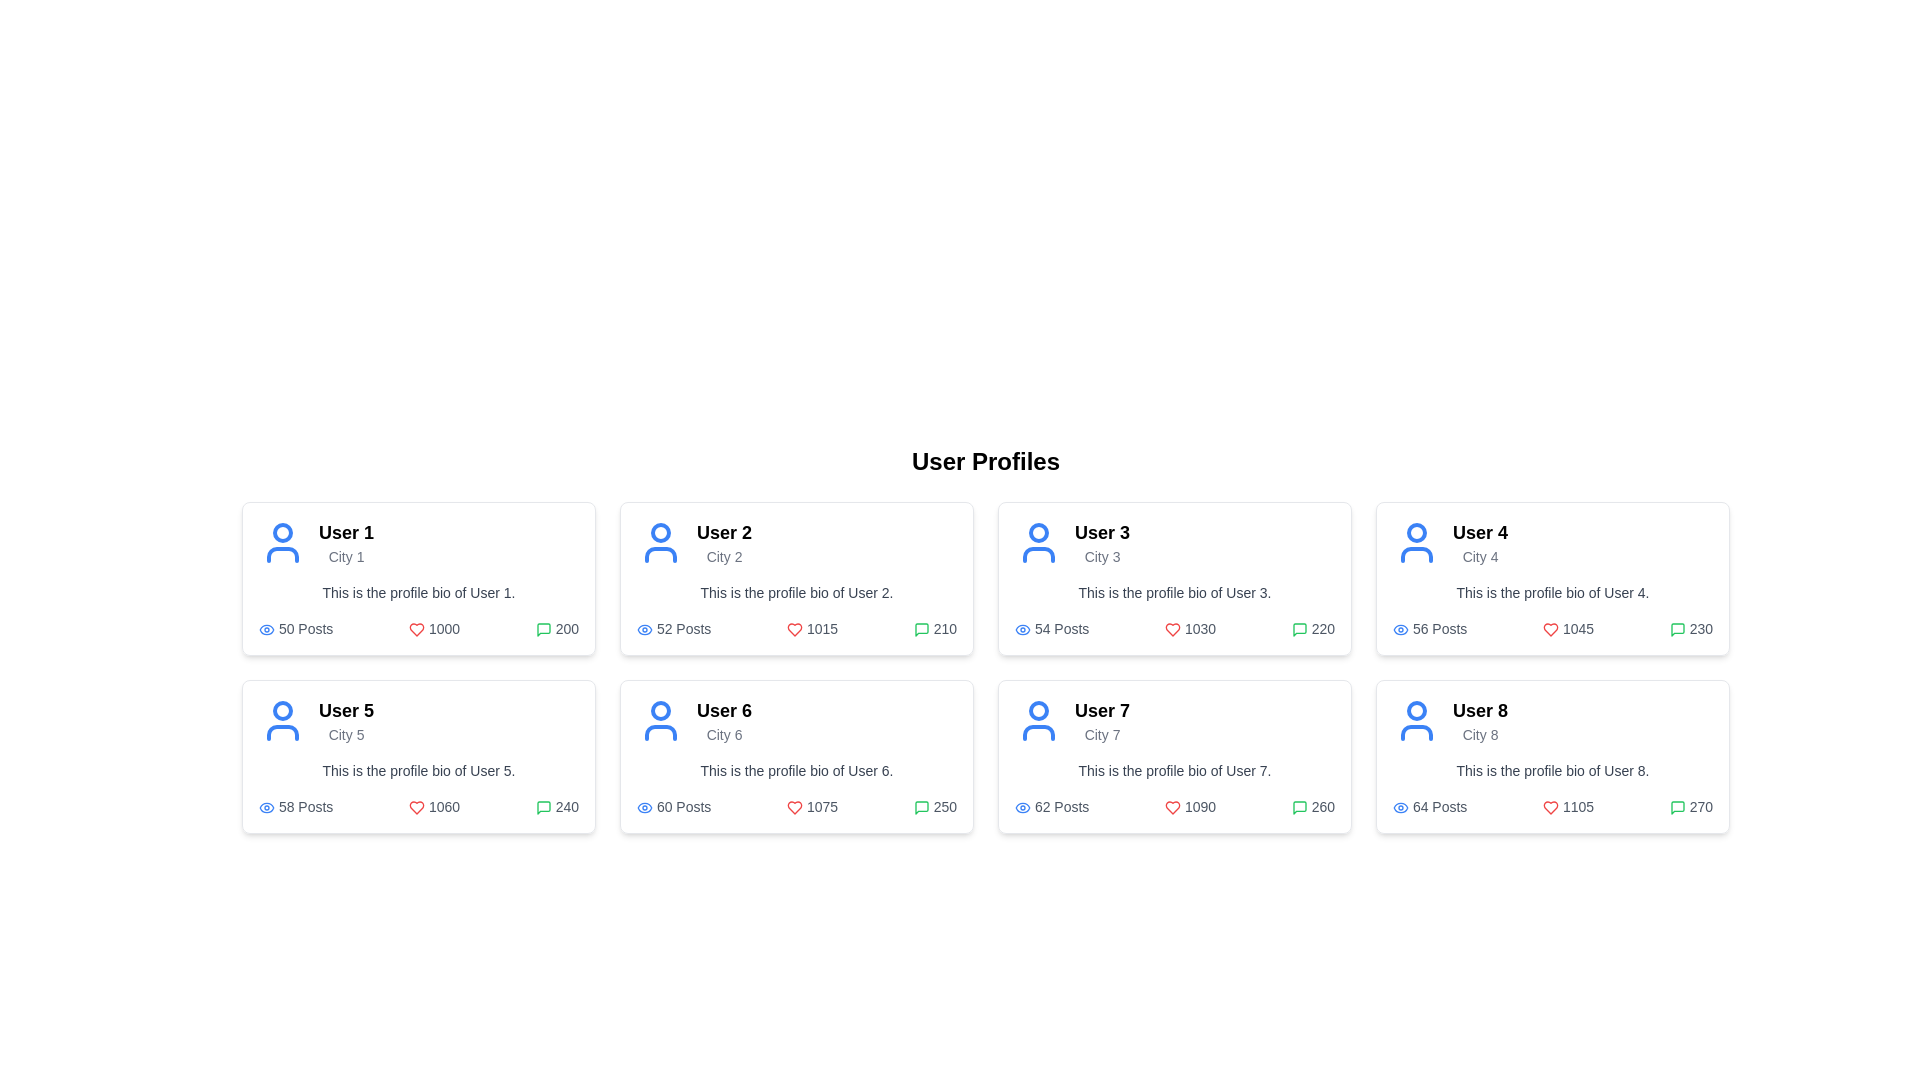  What do you see at coordinates (920, 630) in the screenshot?
I see `the green speech bubble icon representing comments or messages located next to the number '210' in the second profile card of 'User 2'` at bounding box center [920, 630].